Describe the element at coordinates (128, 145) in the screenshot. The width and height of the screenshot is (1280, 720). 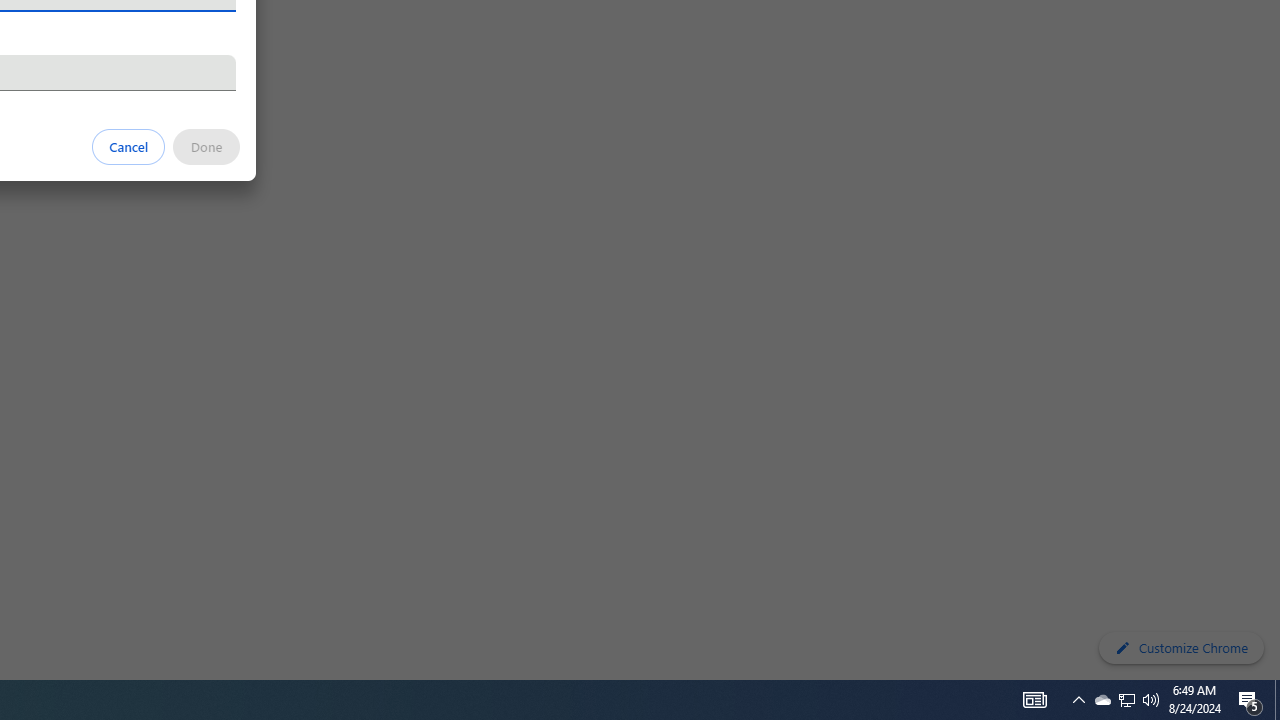
I see `'Cancel'` at that location.